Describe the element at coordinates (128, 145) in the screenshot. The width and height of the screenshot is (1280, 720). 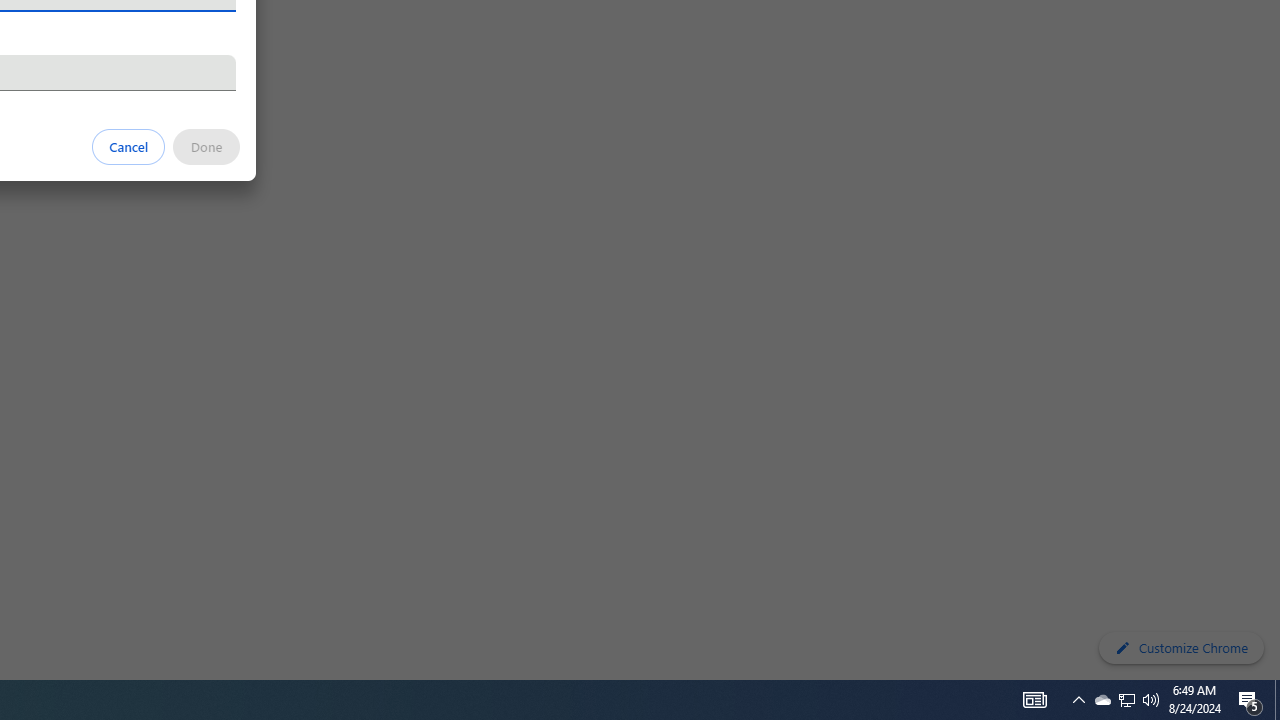
I see `'Cancel'` at that location.